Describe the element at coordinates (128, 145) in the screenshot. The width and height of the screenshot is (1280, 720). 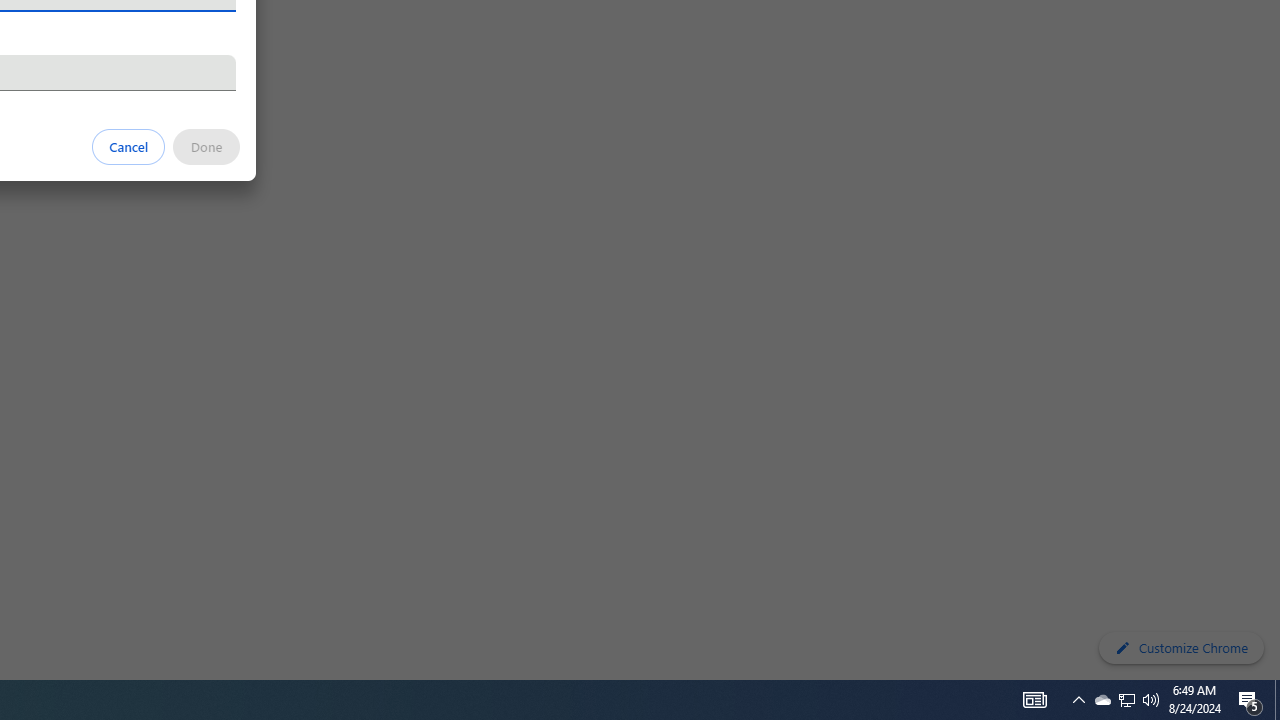
I see `'Cancel'` at that location.